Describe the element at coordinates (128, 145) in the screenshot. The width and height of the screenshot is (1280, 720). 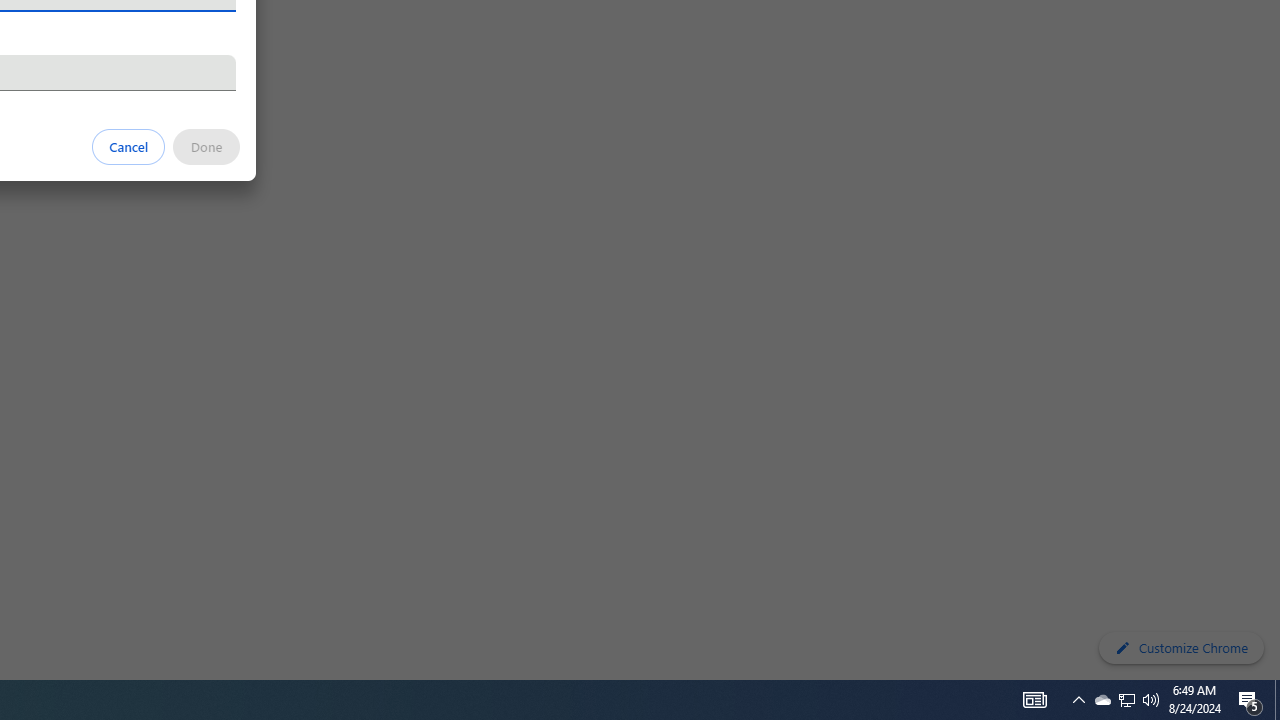
I see `'Cancel'` at that location.